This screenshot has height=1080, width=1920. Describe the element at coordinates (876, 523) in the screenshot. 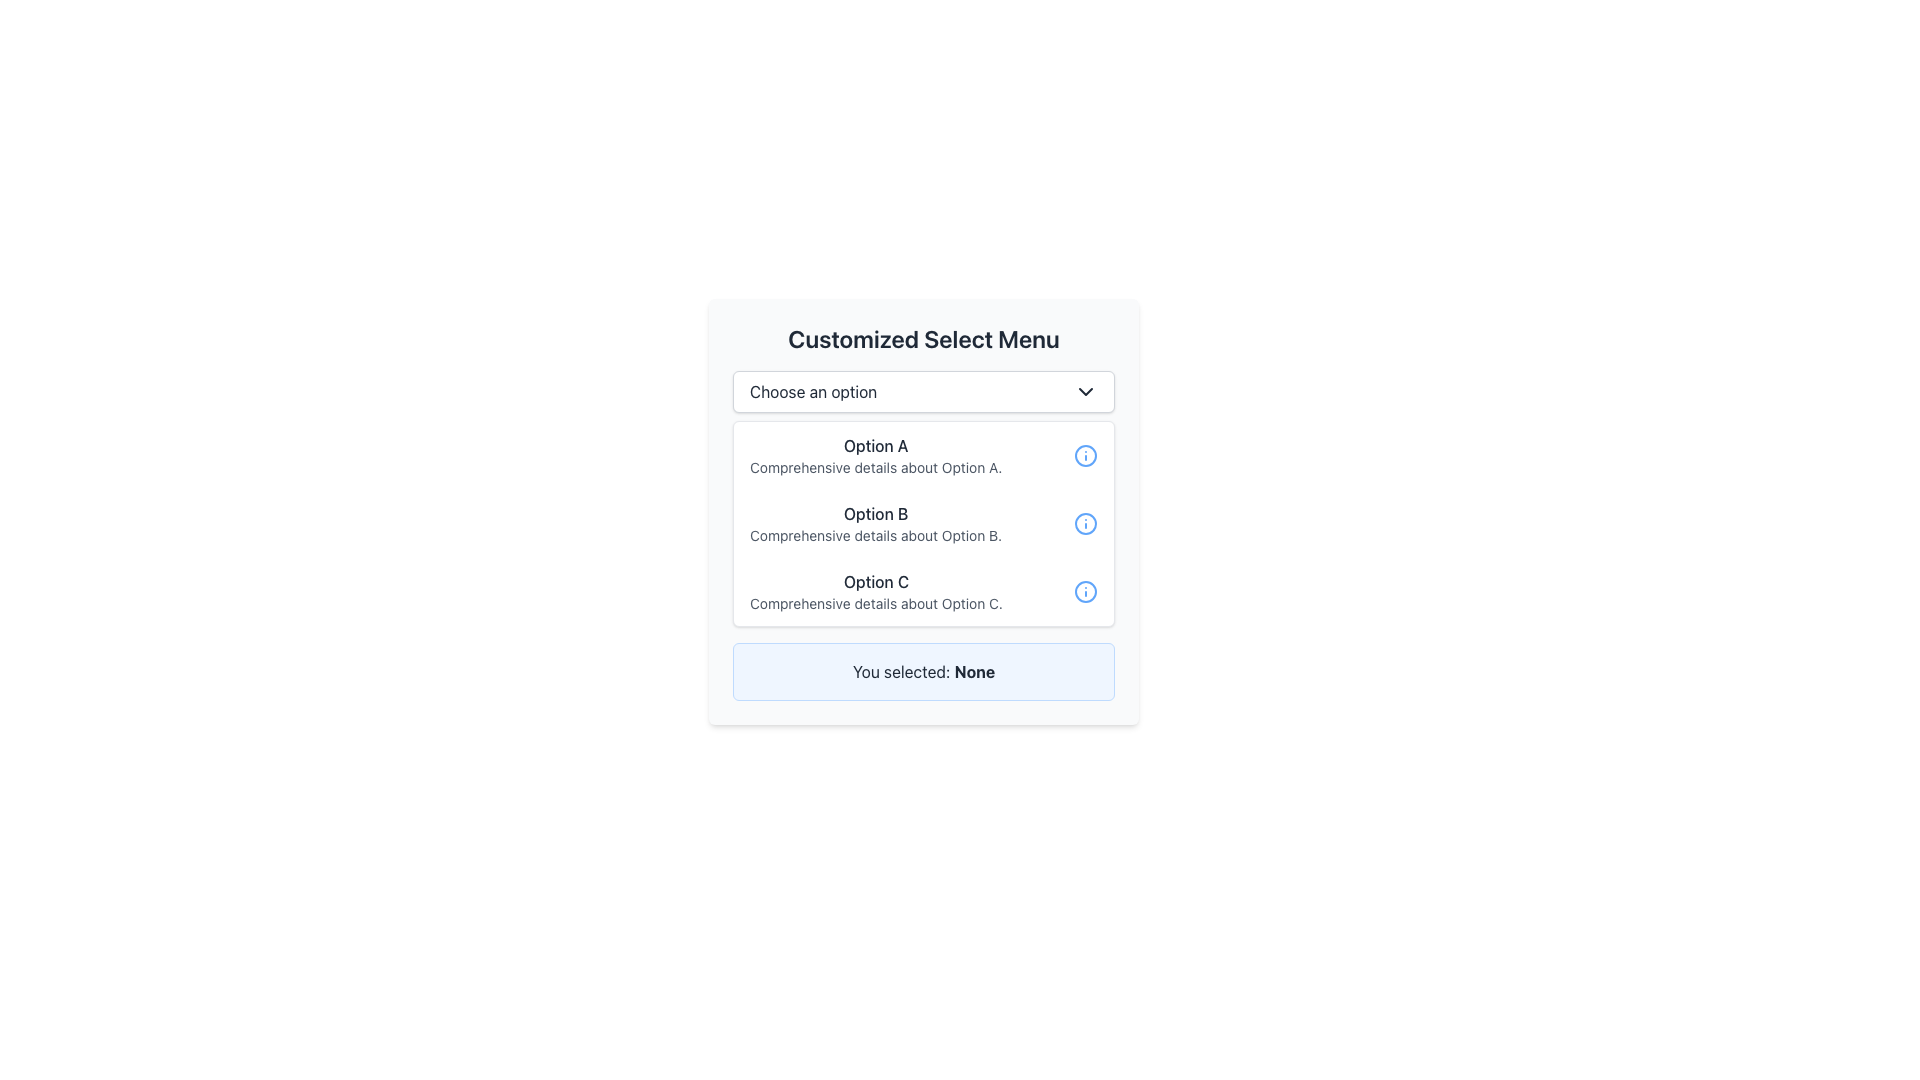

I see `to select 'Option B', the second item in a vertical list of options` at that location.